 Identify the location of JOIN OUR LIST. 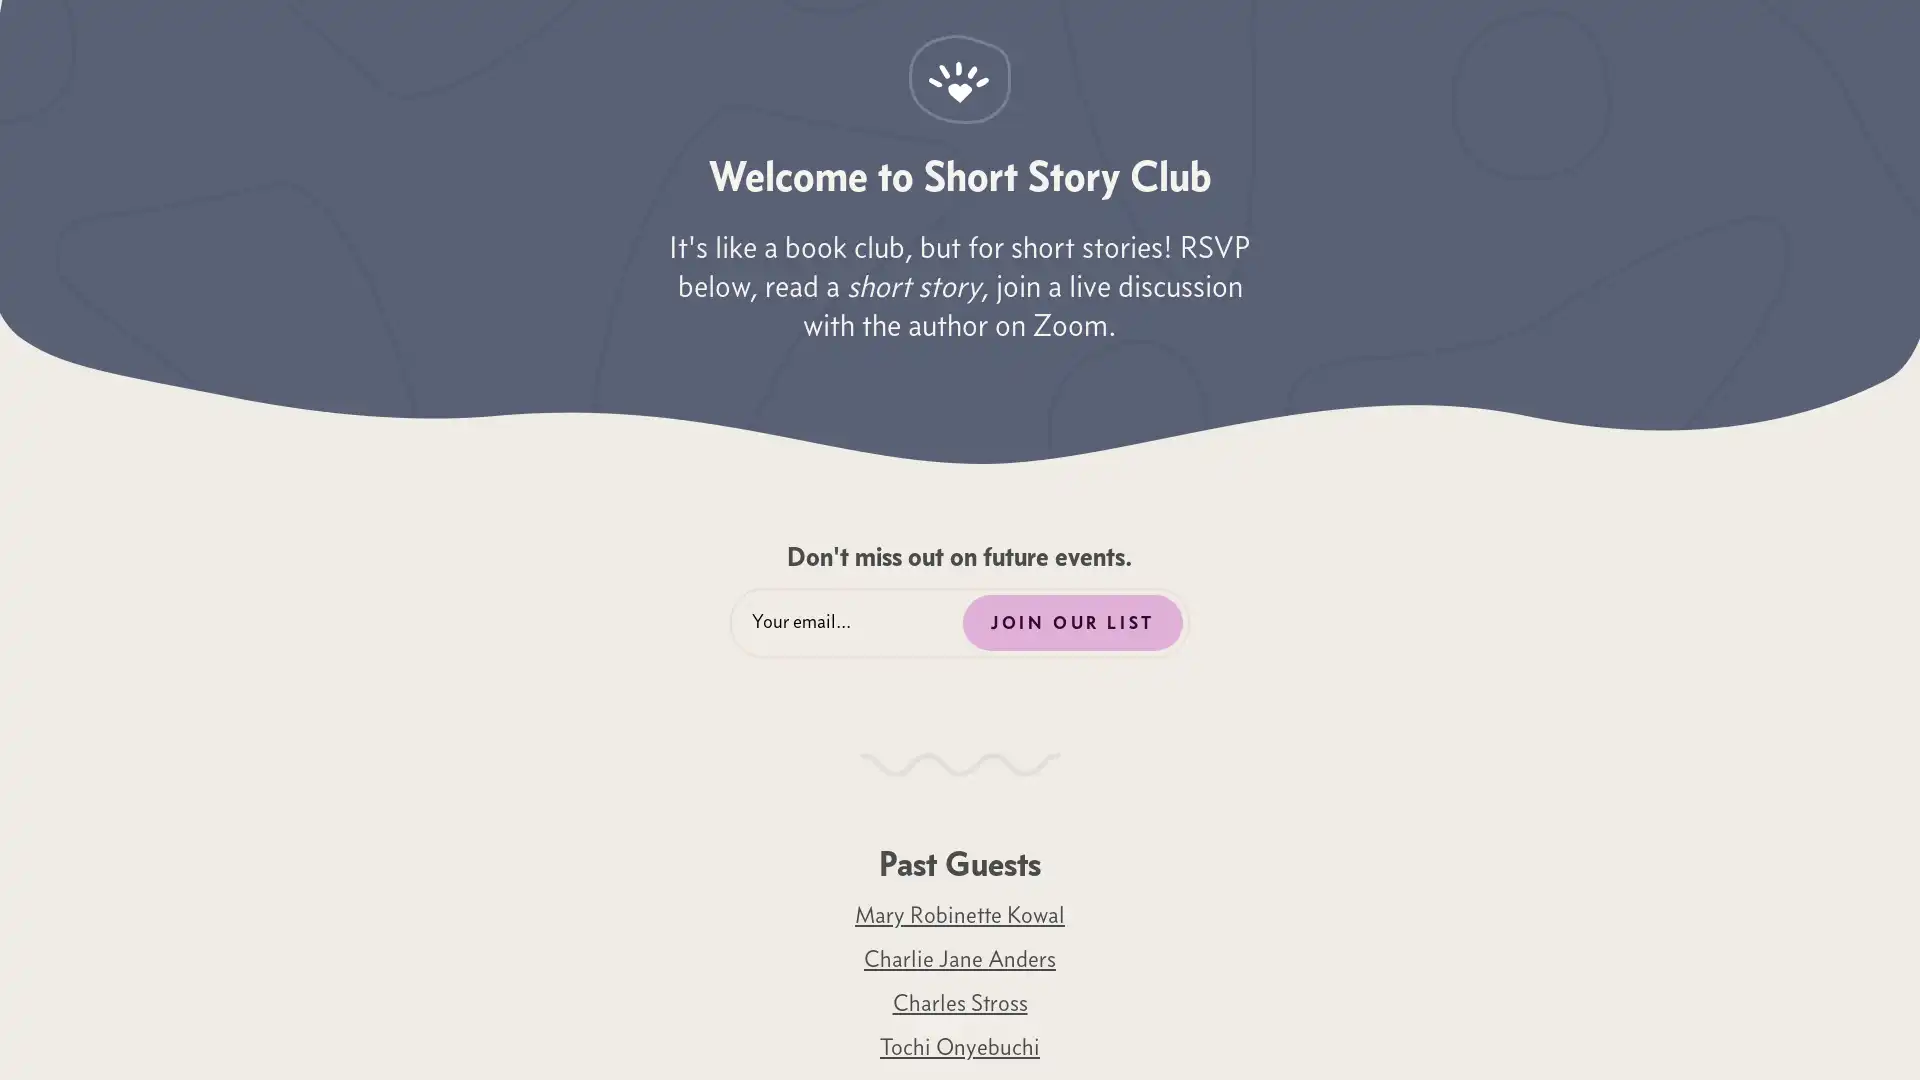
(1072, 622).